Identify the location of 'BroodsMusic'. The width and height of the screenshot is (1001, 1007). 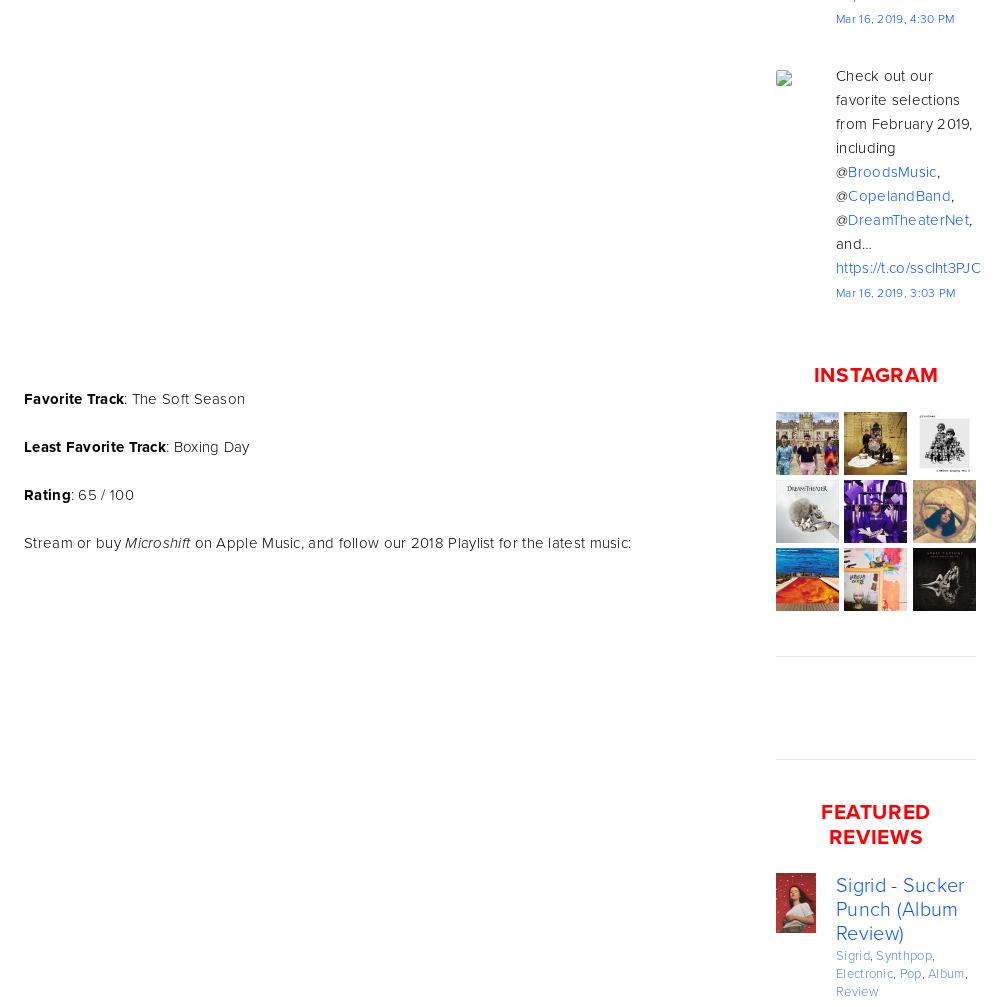
(847, 171).